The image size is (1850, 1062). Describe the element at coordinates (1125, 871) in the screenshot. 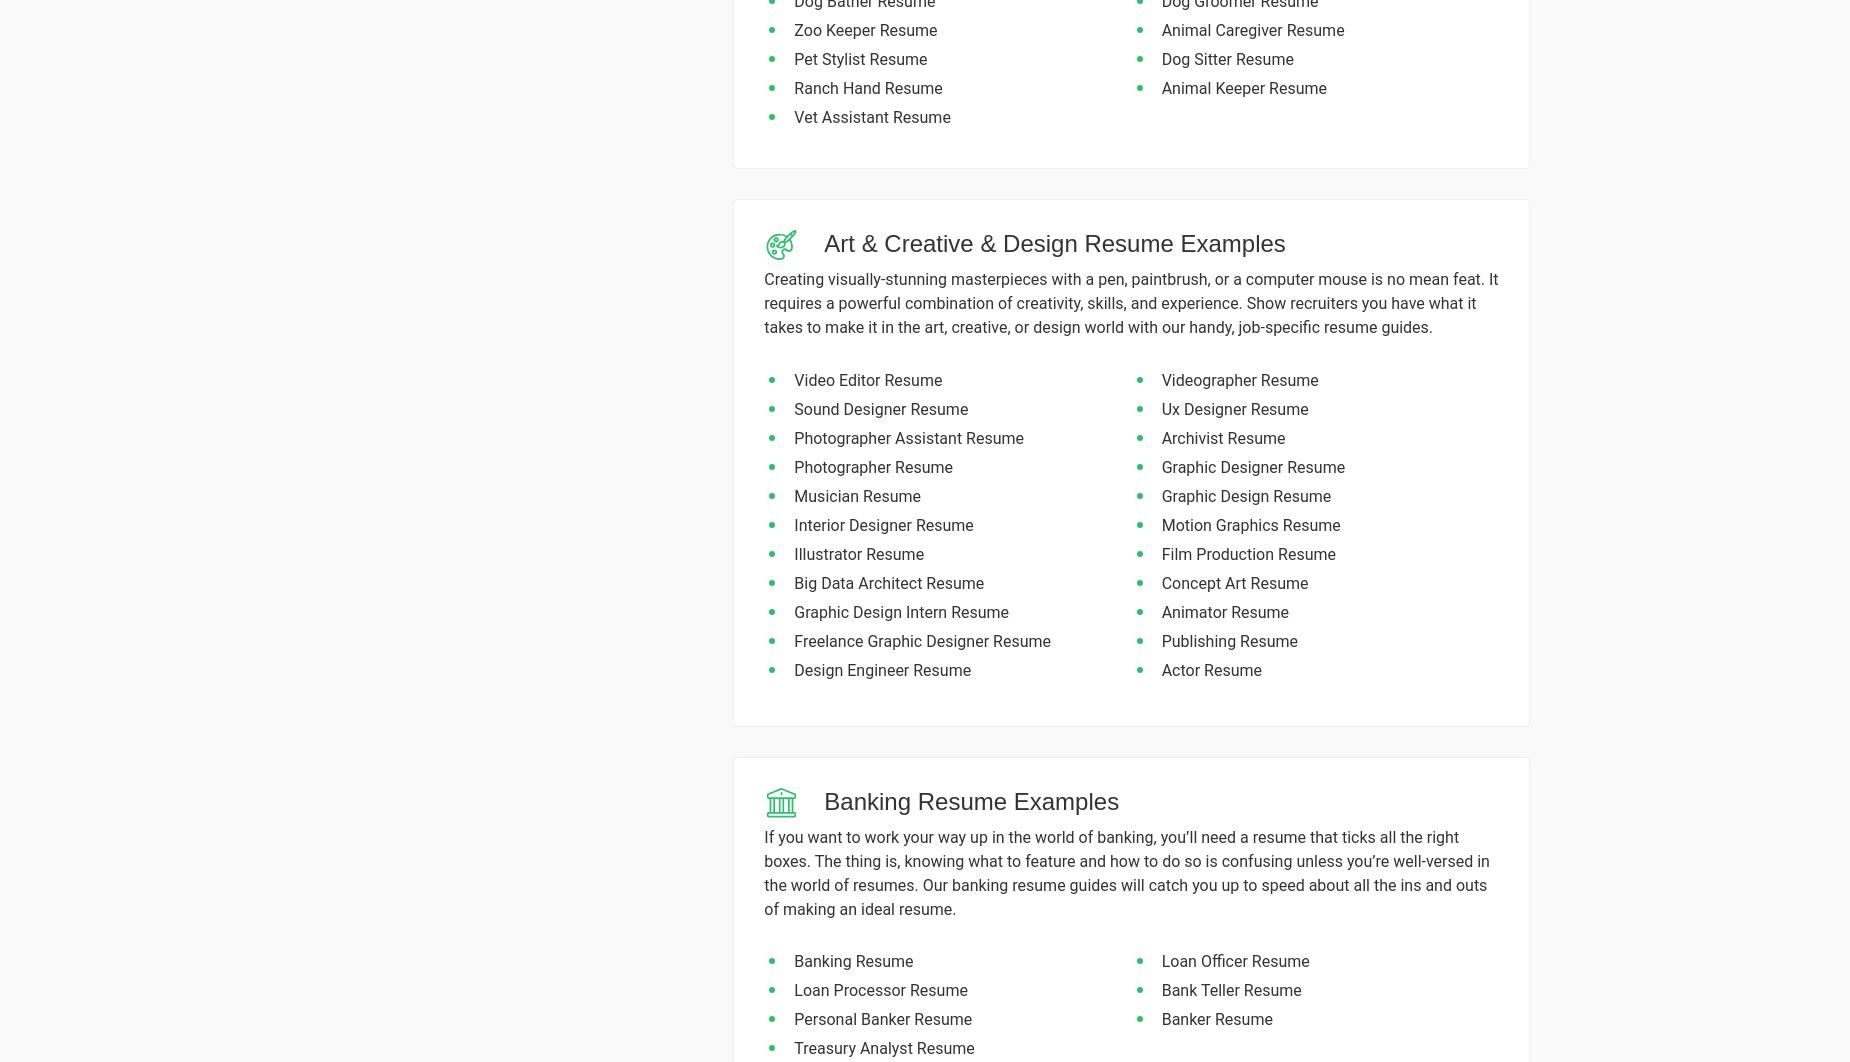

I see `'If you want to work your way up in the world of banking, you’ll need a resume that ticks all the right boxes. The thing is, knowing what to feature and how to do so is confusing unless you’re well-versed in the world of resumes. Our banking resume guides will catch you up to speed about all the ins and outs of making an ideal resume.'` at that location.